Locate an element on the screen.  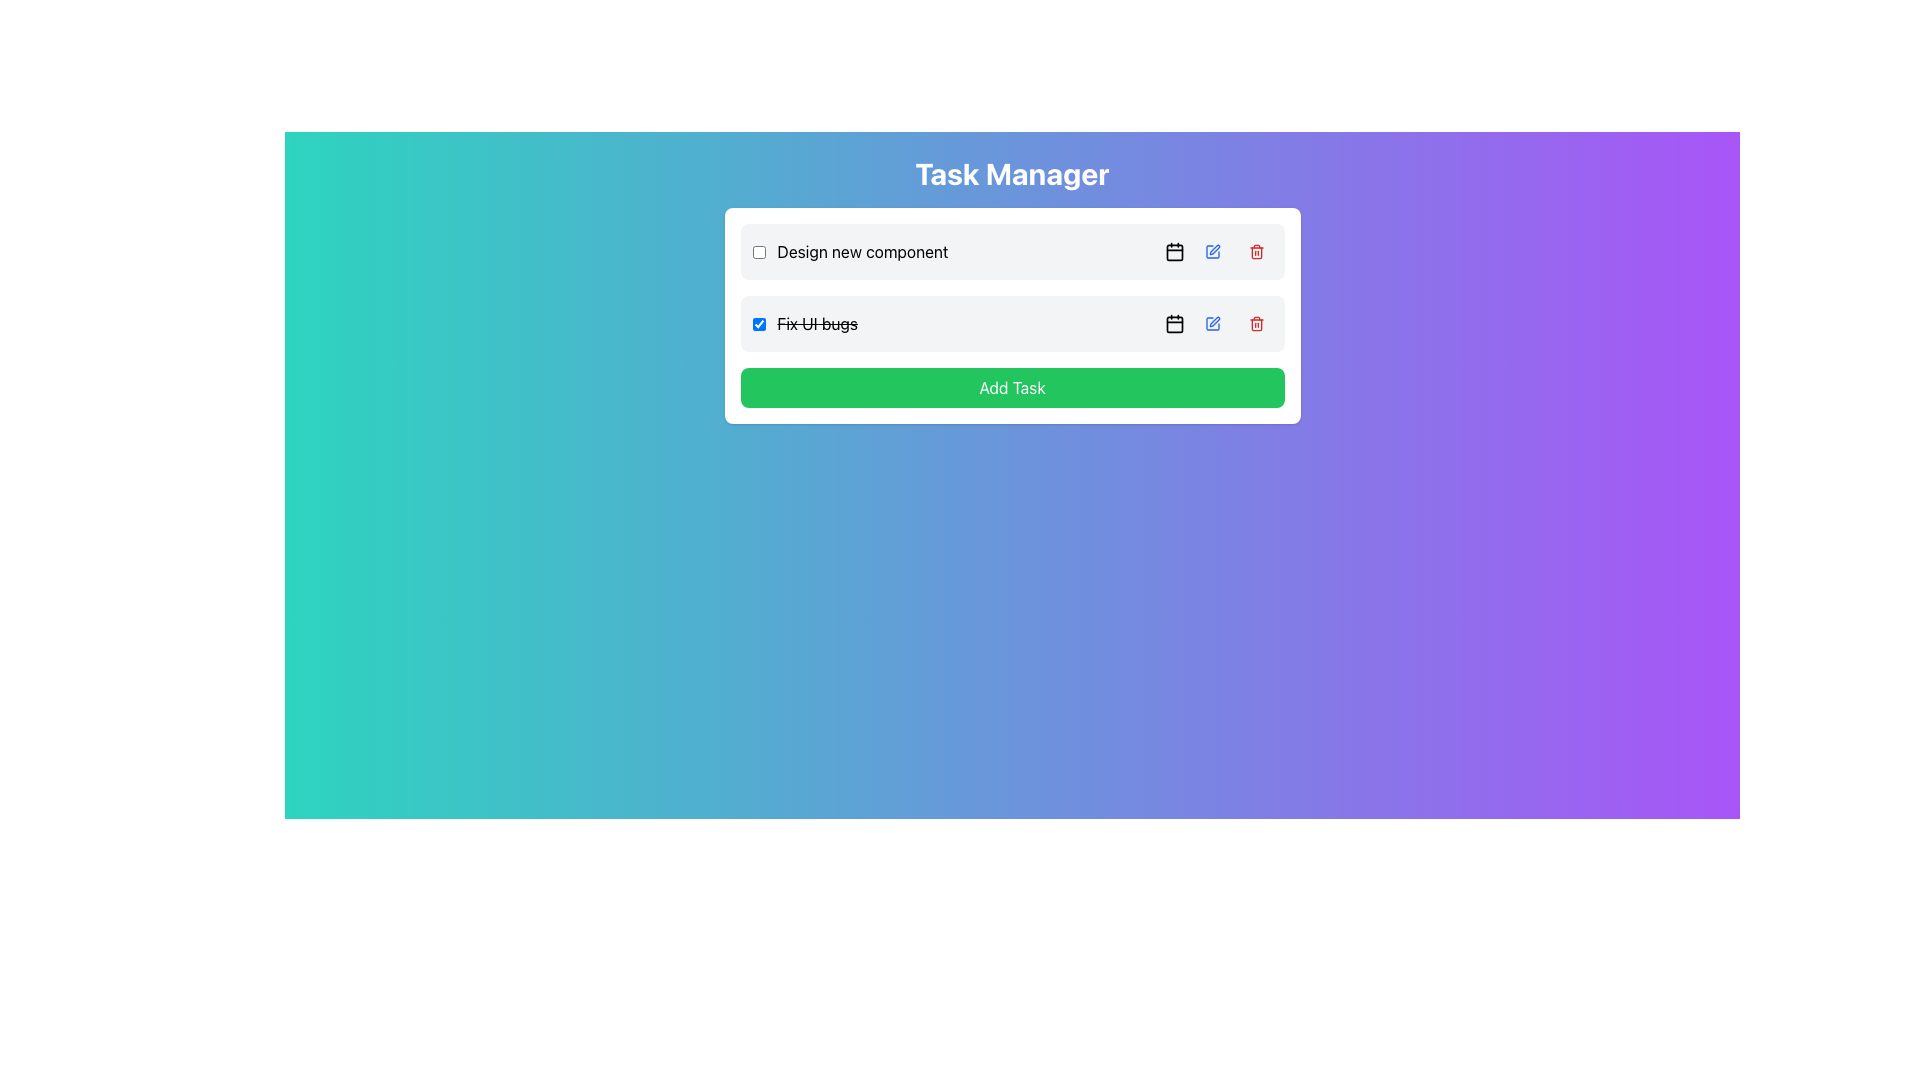
the delete icon located at the rightmost position in the second task row of the task list is located at coordinates (1255, 323).